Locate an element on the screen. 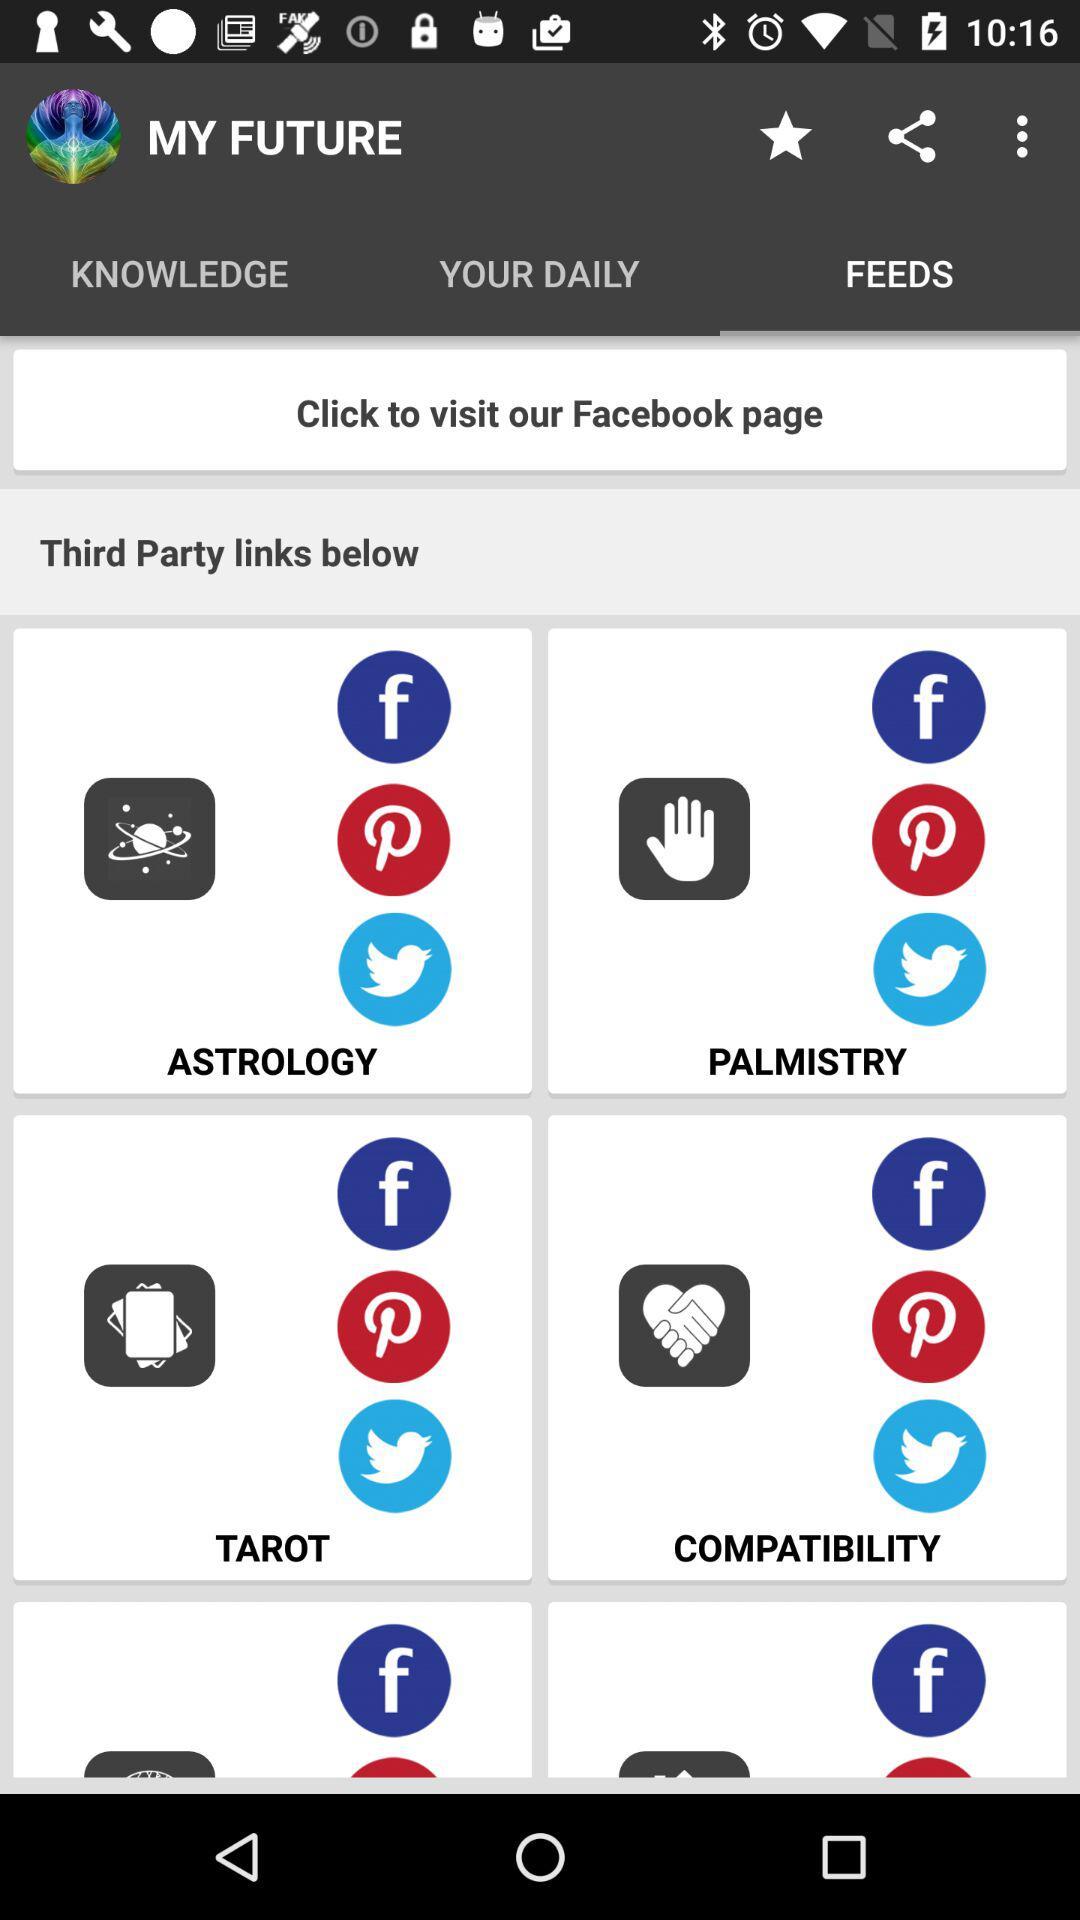  share on pininterest is located at coordinates (394, 838).